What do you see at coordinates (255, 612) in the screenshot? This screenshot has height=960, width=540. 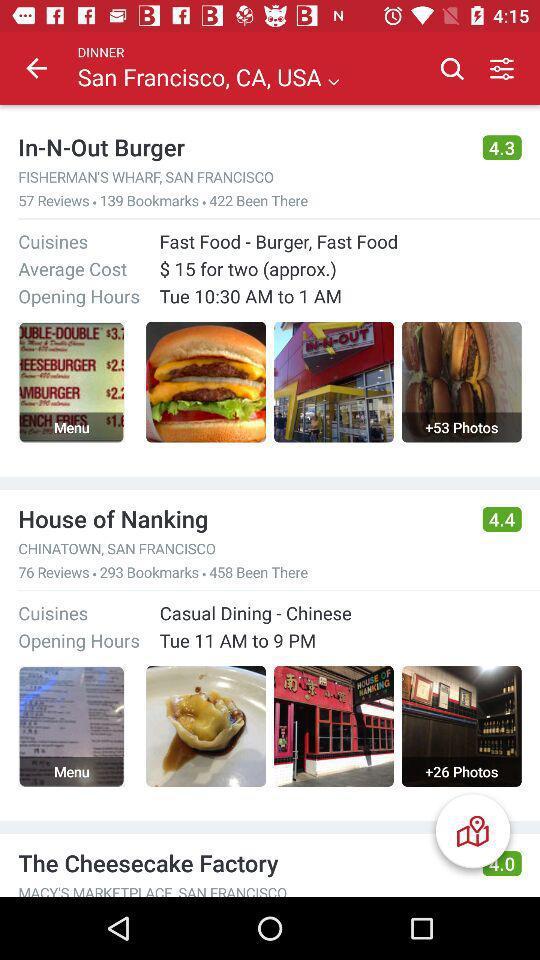 I see `icon above tue 11 am` at bounding box center [255, 612].